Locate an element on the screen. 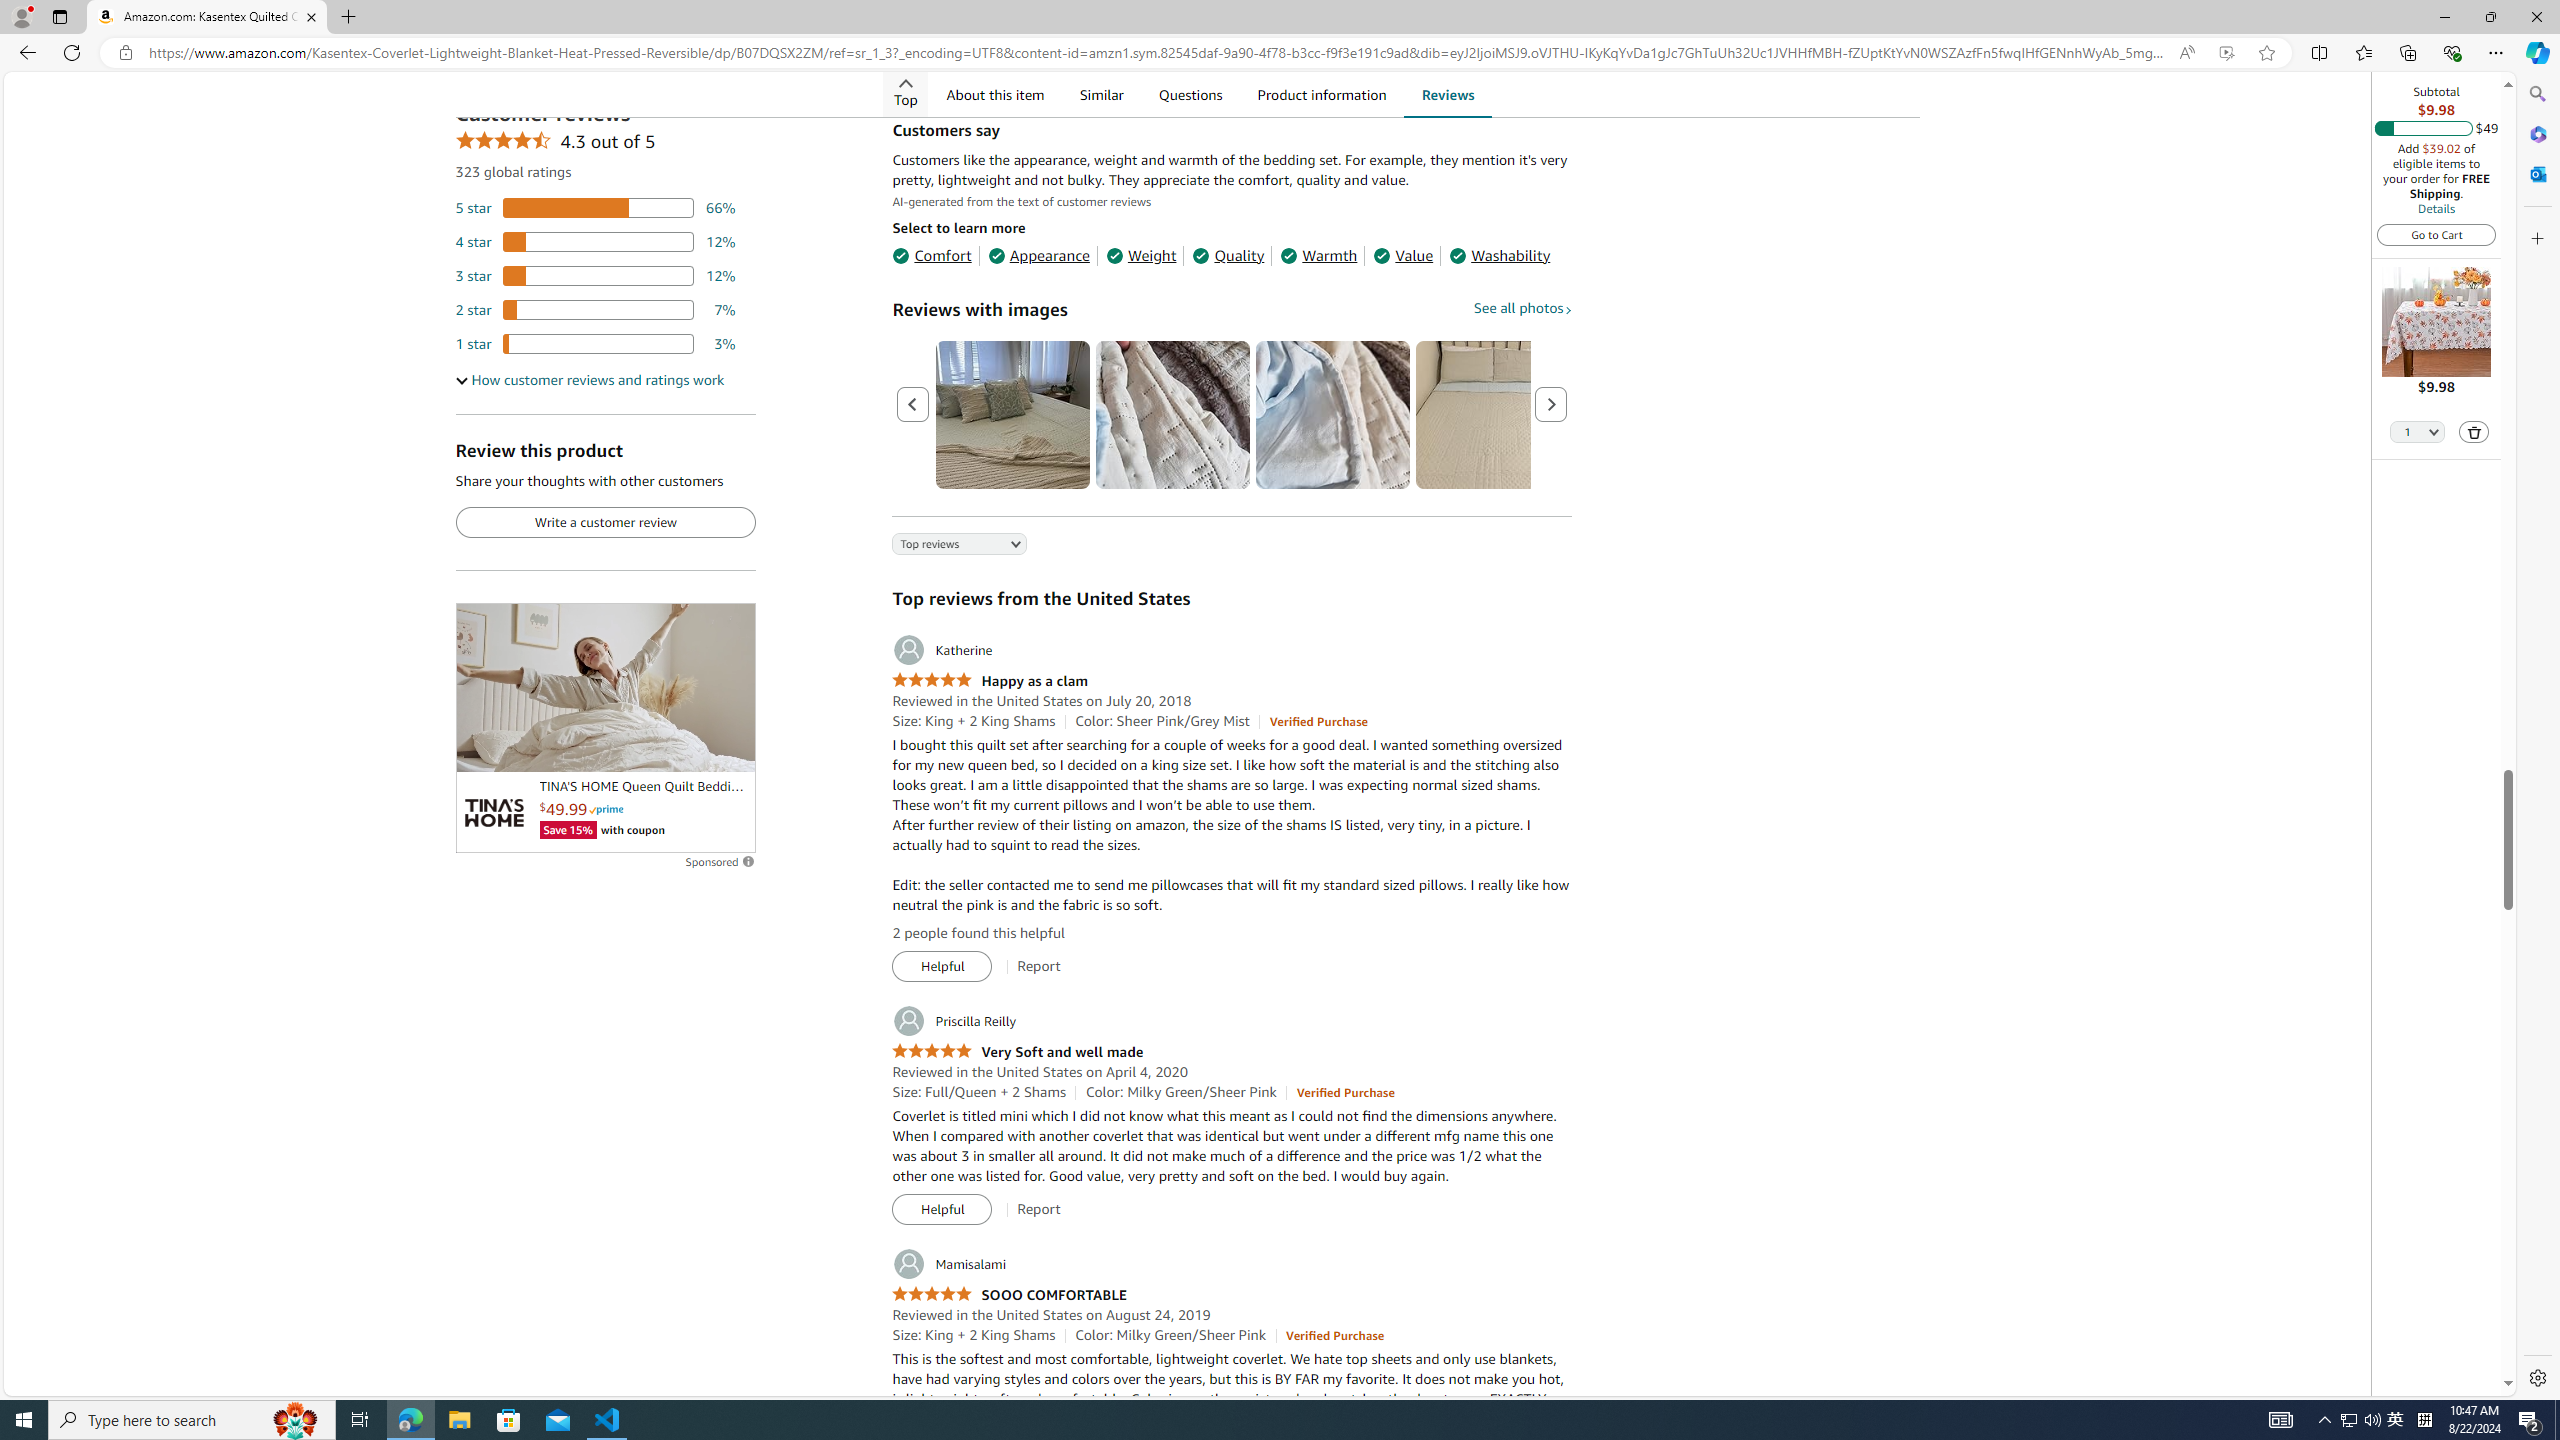  'Previous page' is located at coordinates (912, 405).